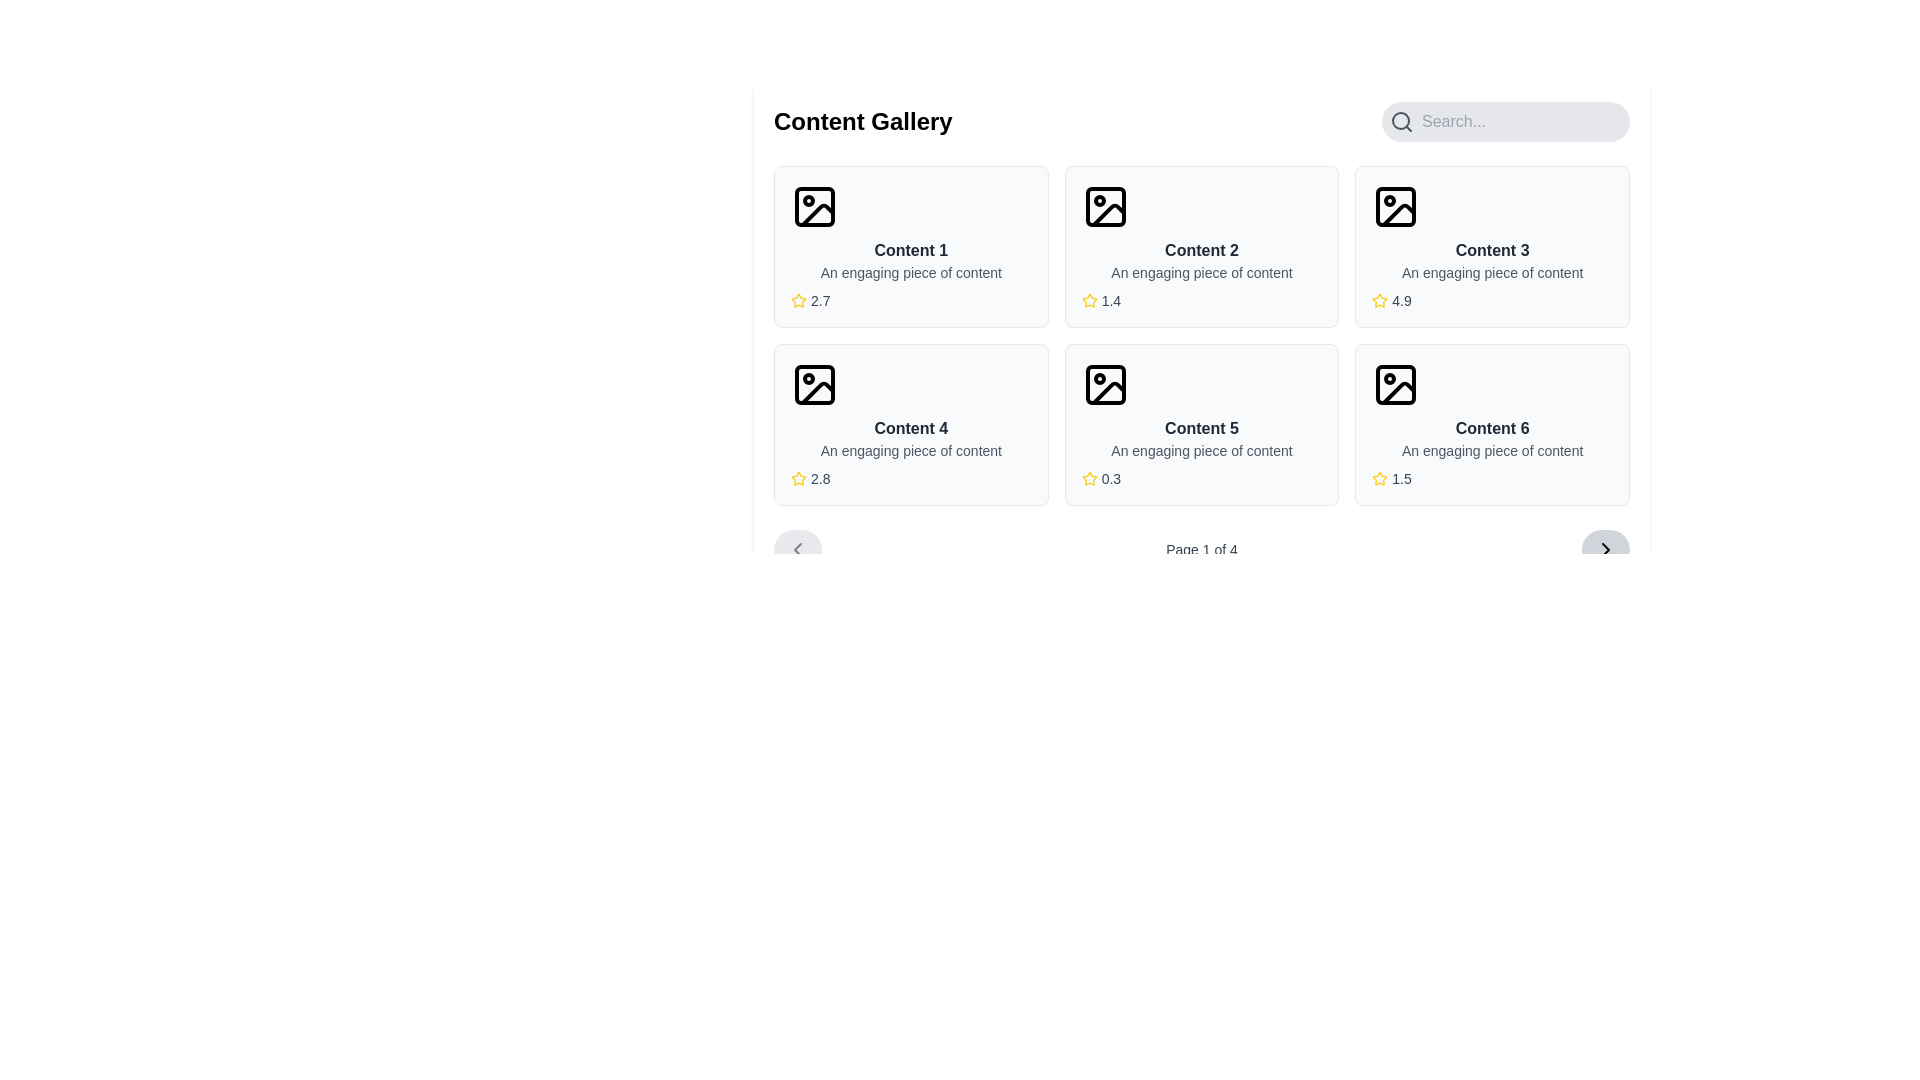 The width and height of the screenshot is (1920, 1080). What do you see at coordinates (815, 385) in the screenshot?
I see `the rounded rectangle background element within the content card labeled 'Content 4' located in the second row, first column of the grid` at bounding box center [815, 385].